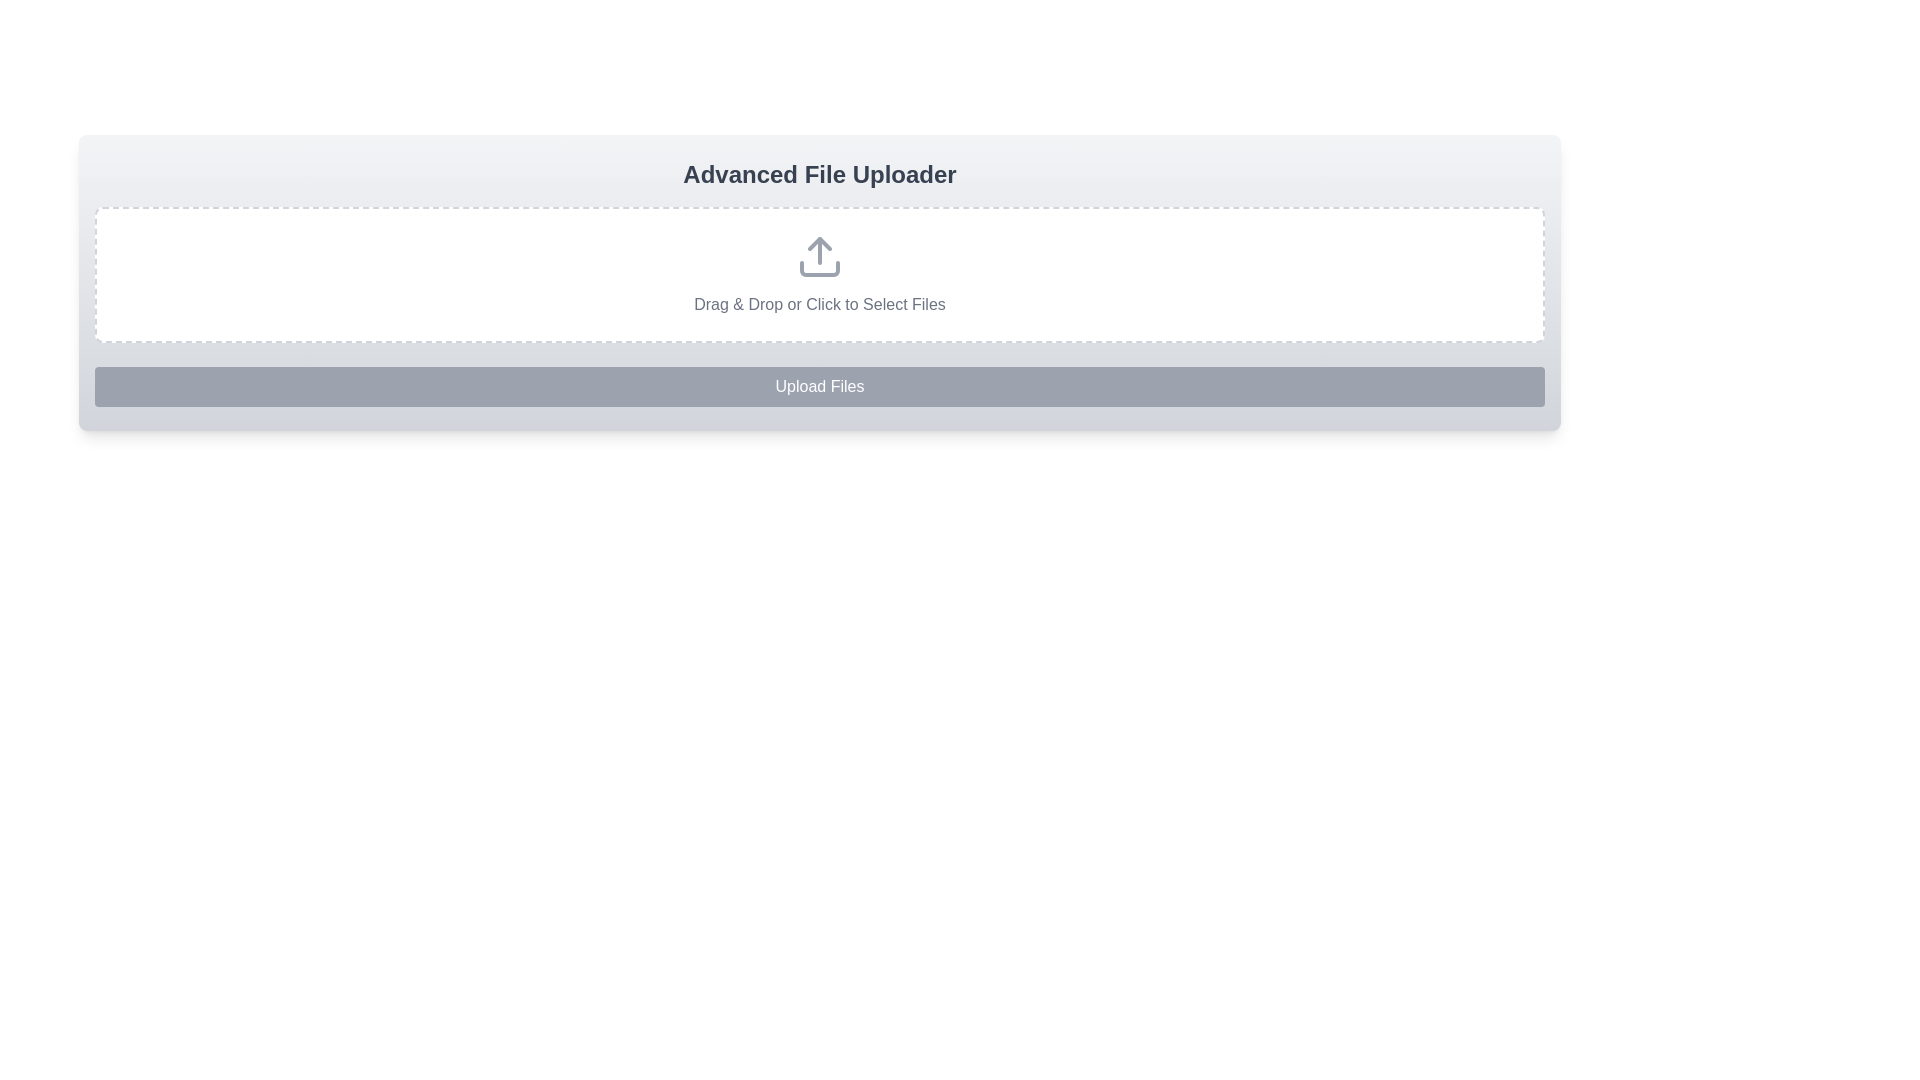  Describe the element at coordinates (820, 256) in the screenshot. I see `the upload icon located at the center of the file upload section, which visually indicates the uploading functionality` at that location.